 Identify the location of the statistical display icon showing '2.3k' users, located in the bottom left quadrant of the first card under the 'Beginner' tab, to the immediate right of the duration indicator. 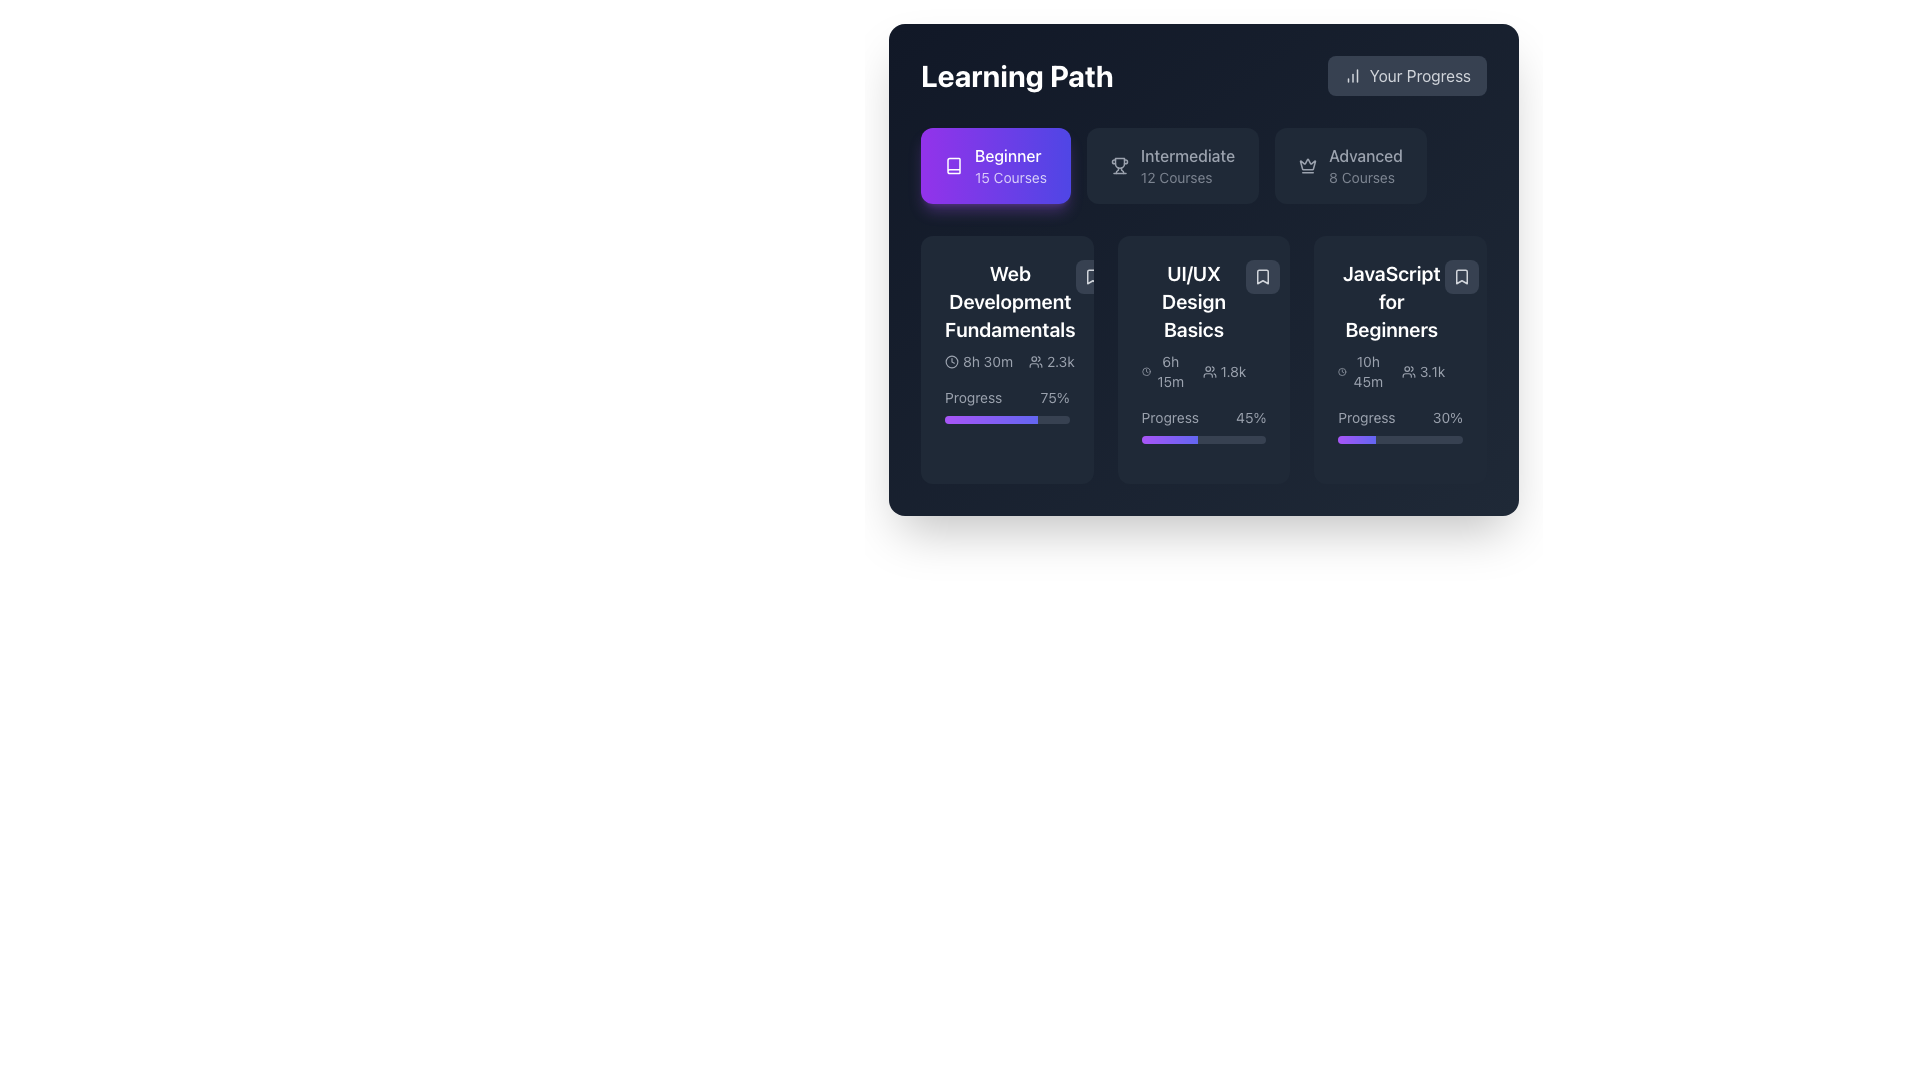
(1050, 362).